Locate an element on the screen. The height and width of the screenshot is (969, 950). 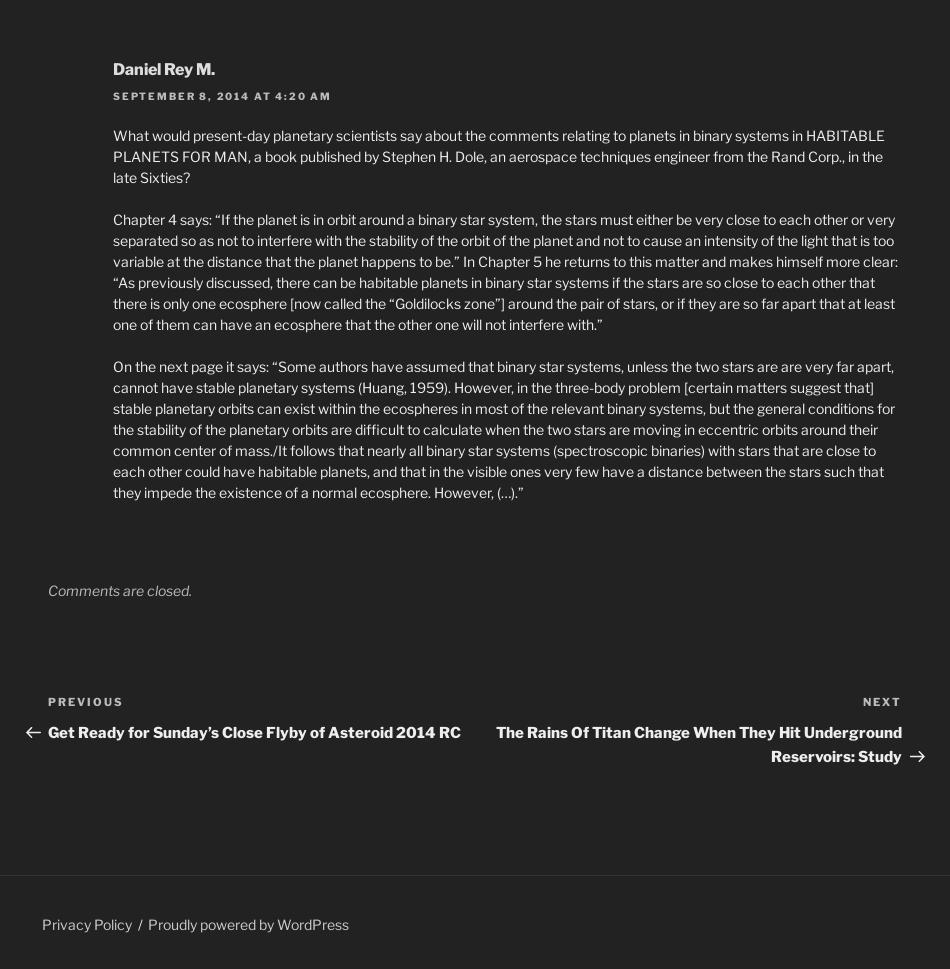
'What would present-day planetary scientists say about the comments relating to planets in binary systems in HABITABLE PLANETS FOR MAN, a book published by Stephen H. Dole, an aerospace techniques engineer from the Rand Corp., in the late Sixties?' is located at coordinates (112, 154).